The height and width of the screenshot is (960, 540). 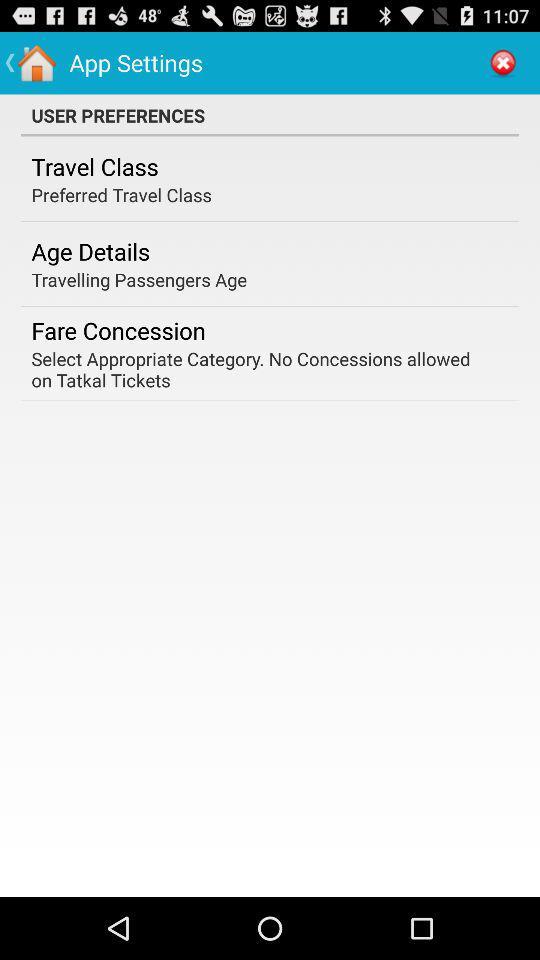 What do you see at coordinates (263, 368) in the screenshot?
I see `the icon below the fare concession app` at bounding box center [263, 368].